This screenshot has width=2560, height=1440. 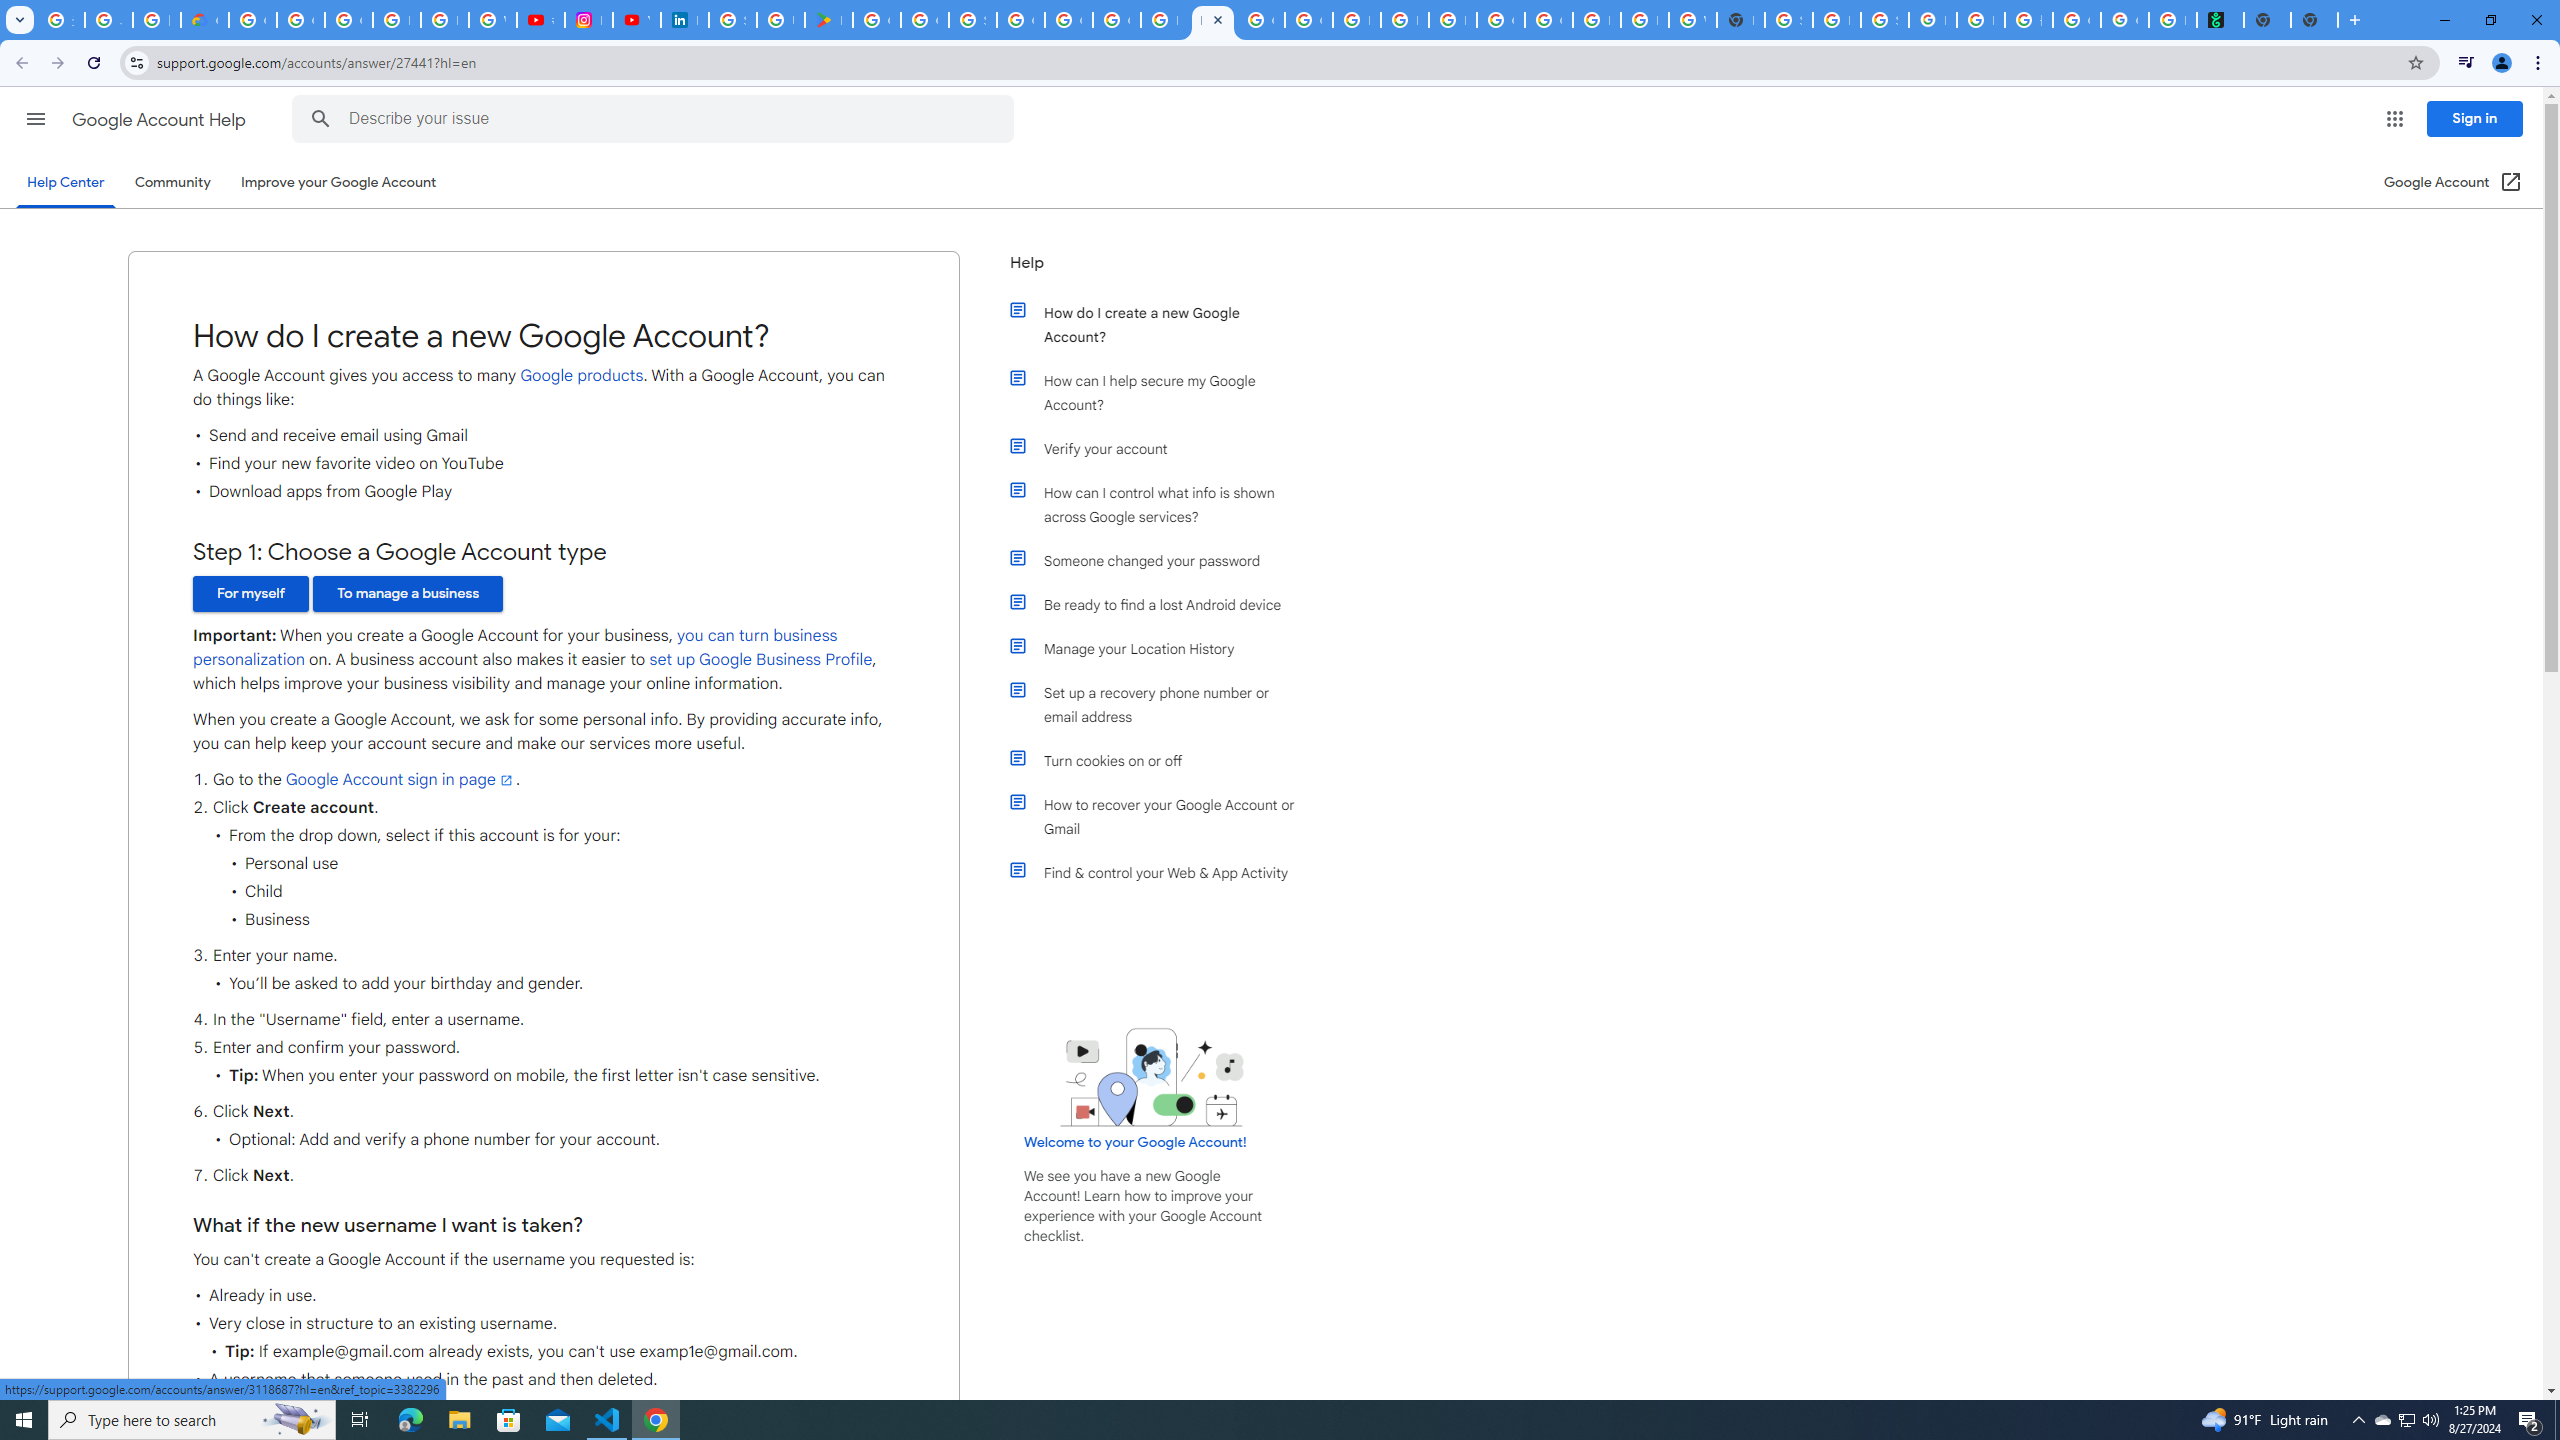 What do you see at coordinates (1162, 559) in the screenshot?
I see `'Someone changed your password'` at bounding box center [1162, 559].